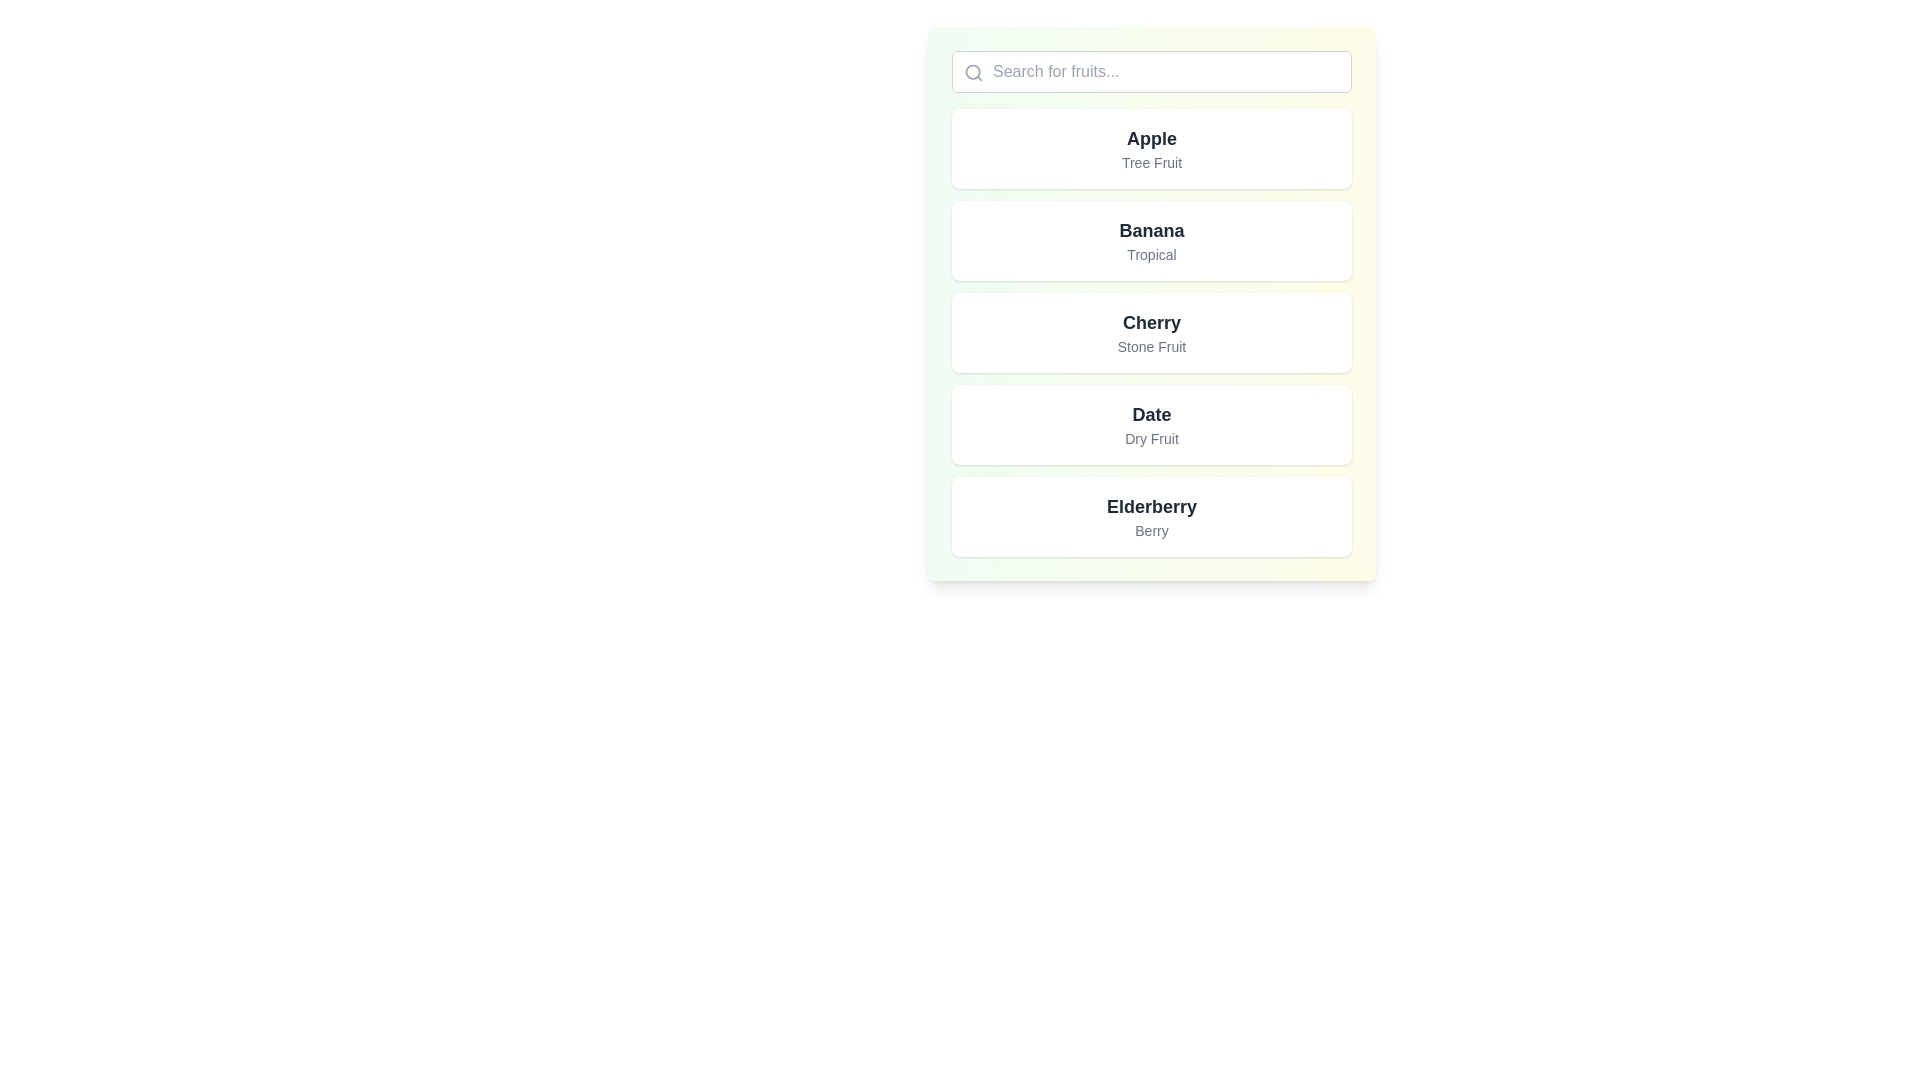  Describe the element at coordinates (1152, 346) in the screenshot. I see `text label displaying 'Stone Fruit' which is styled in gray and located below 'Cherry' in the third card of a vertical list of options` at that location.